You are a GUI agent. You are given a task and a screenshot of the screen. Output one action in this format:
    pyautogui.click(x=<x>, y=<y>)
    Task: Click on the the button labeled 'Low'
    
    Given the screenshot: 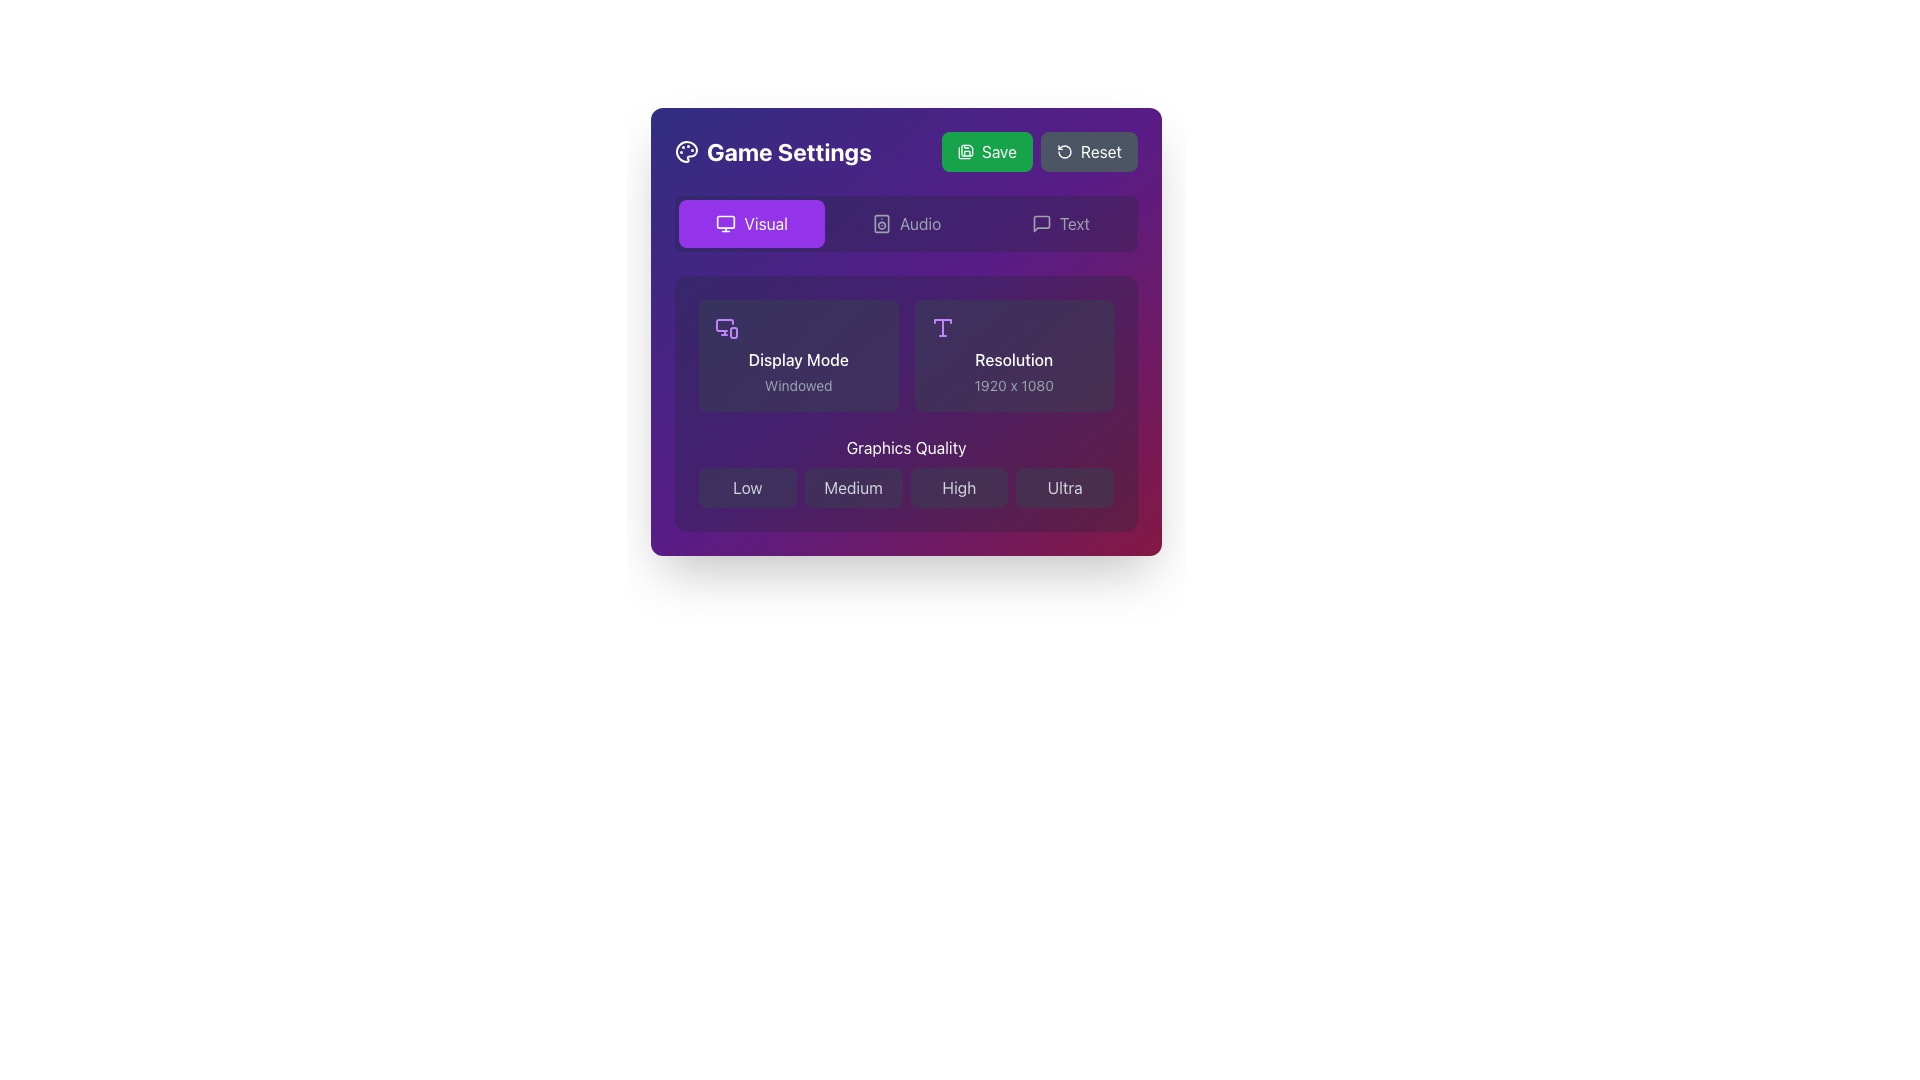 What is the action you would take?
    pyautogui.click(x=746, y=488)
    